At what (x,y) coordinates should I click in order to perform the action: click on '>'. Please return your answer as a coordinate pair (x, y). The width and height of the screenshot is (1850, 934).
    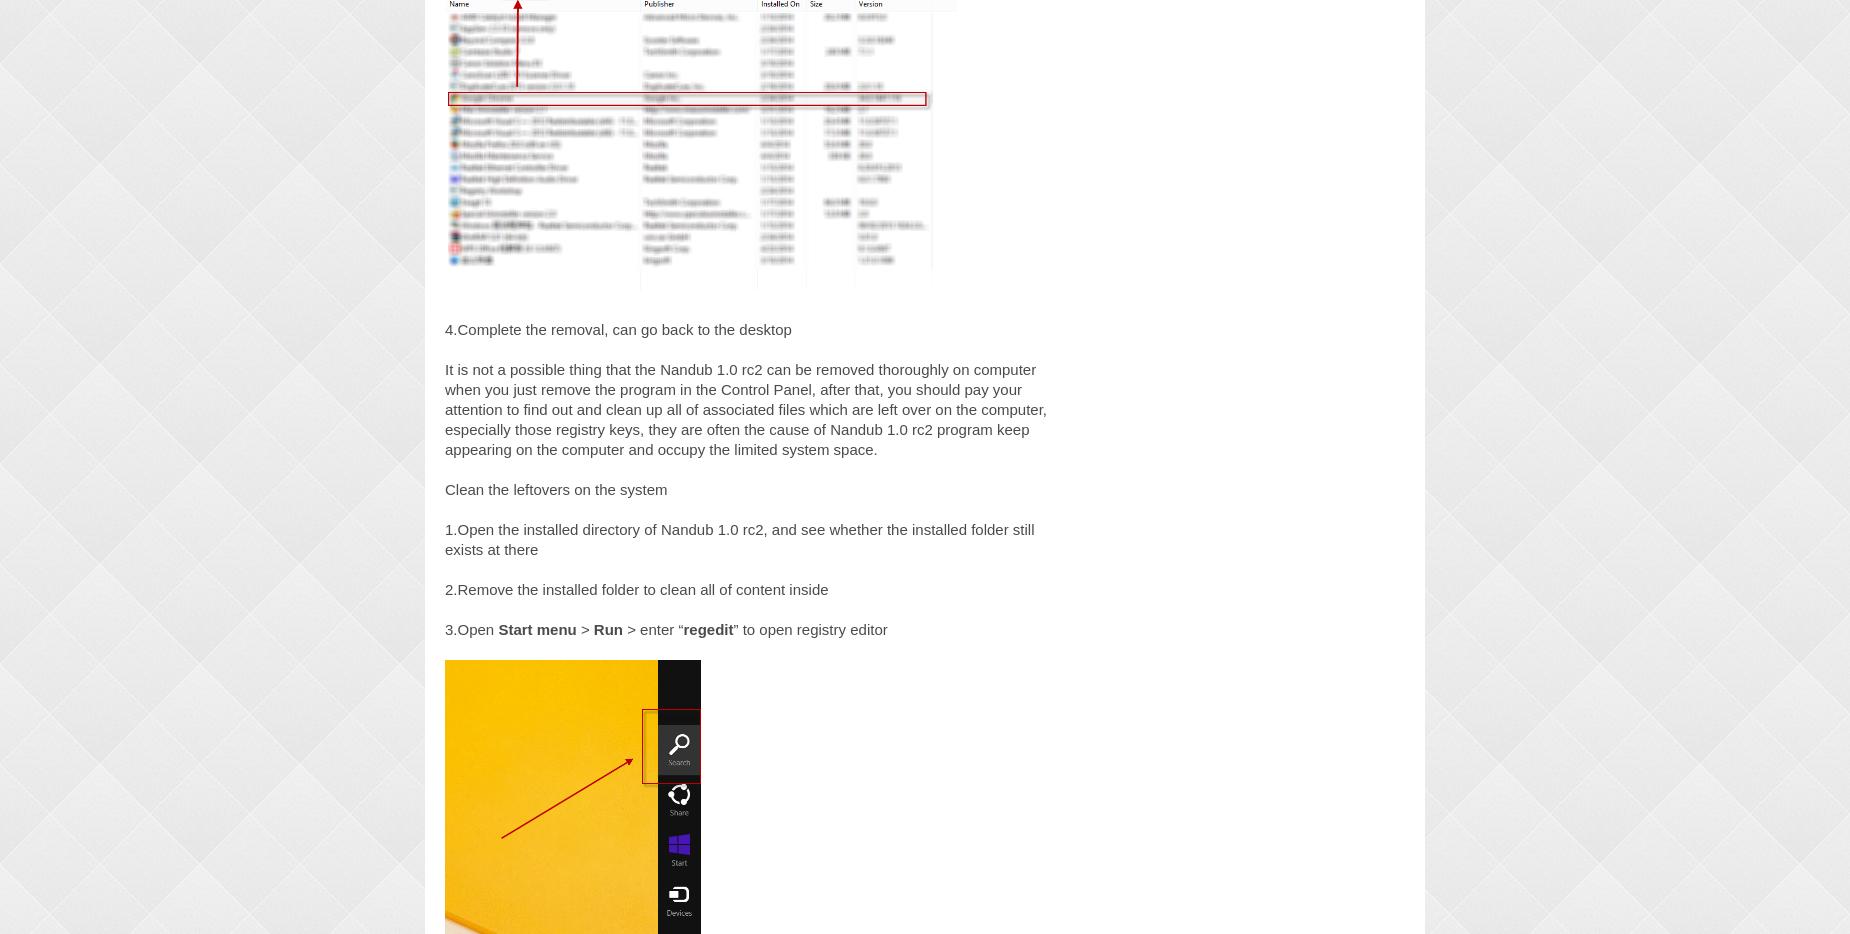
    Looking at the image, I should click on (584, 628).